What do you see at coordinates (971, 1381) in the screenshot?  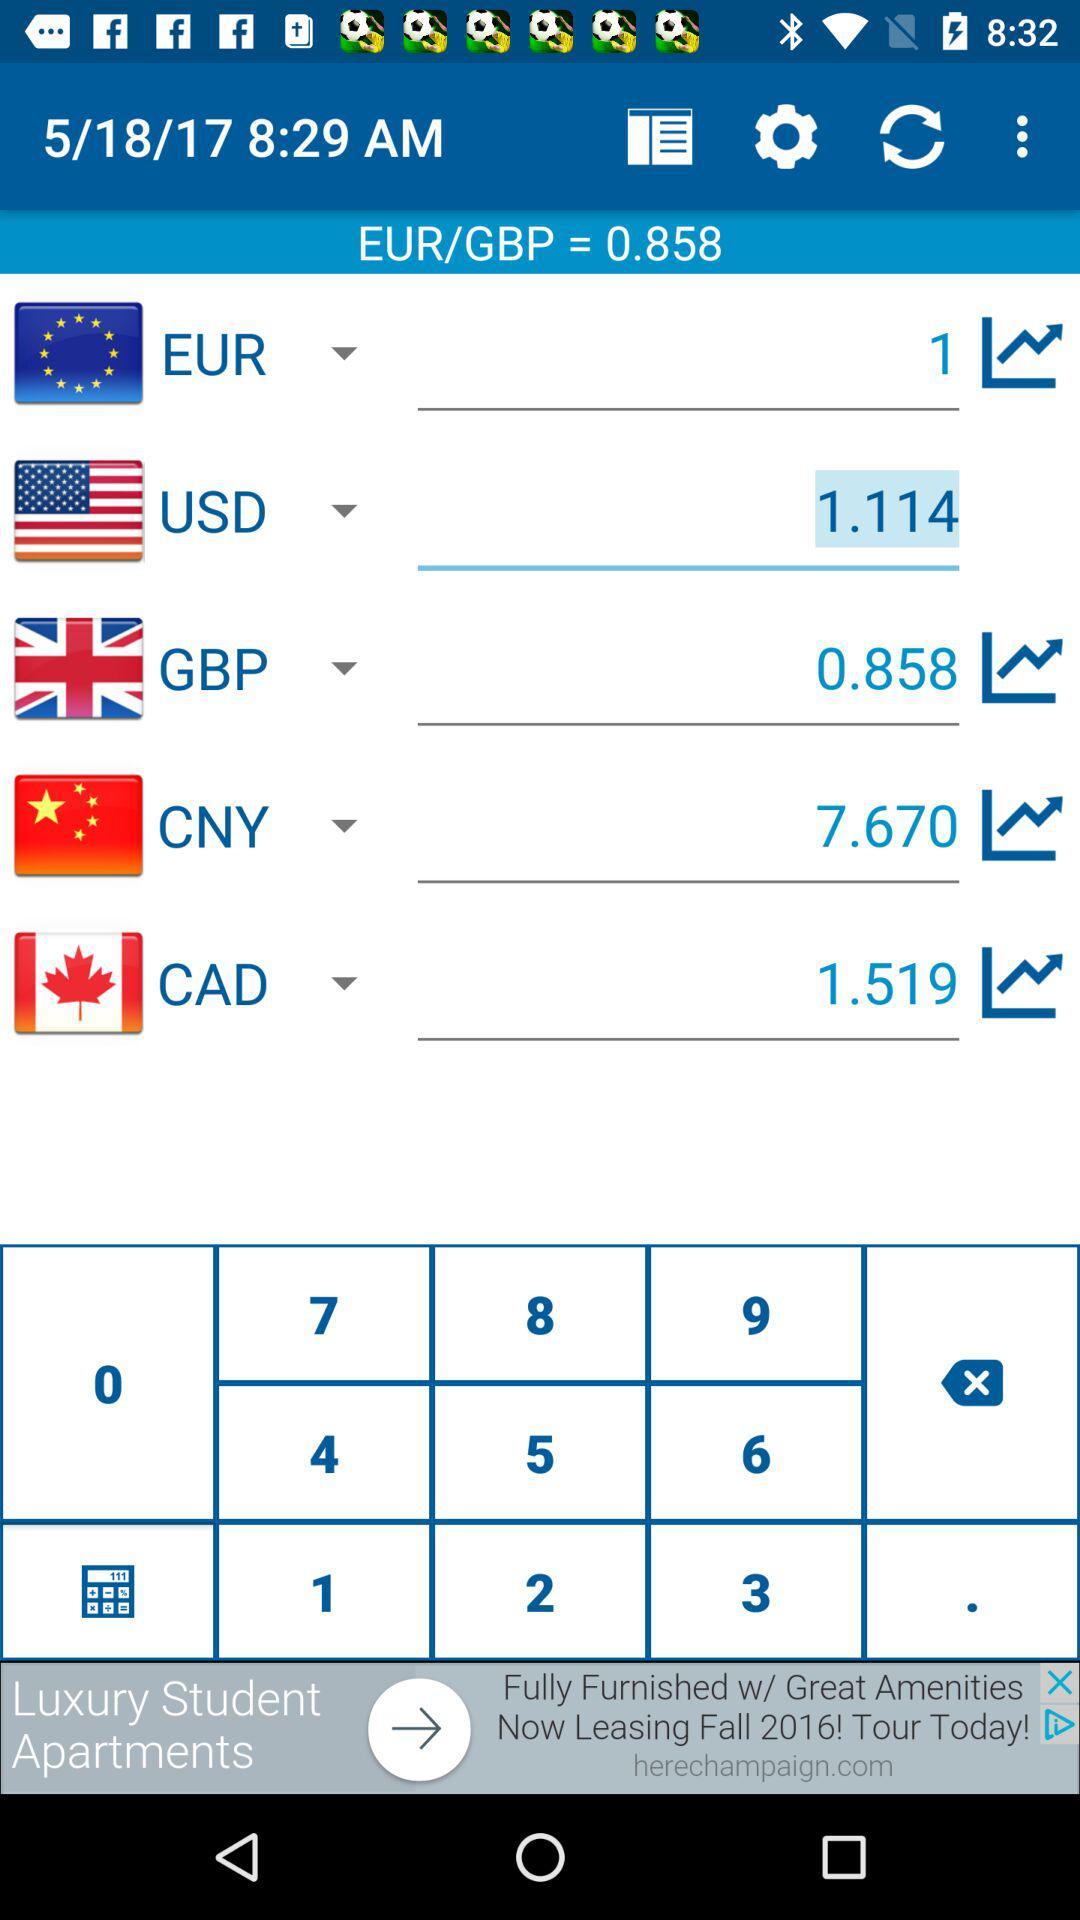 I see `delete one number` at bounding box center [971, 1381].